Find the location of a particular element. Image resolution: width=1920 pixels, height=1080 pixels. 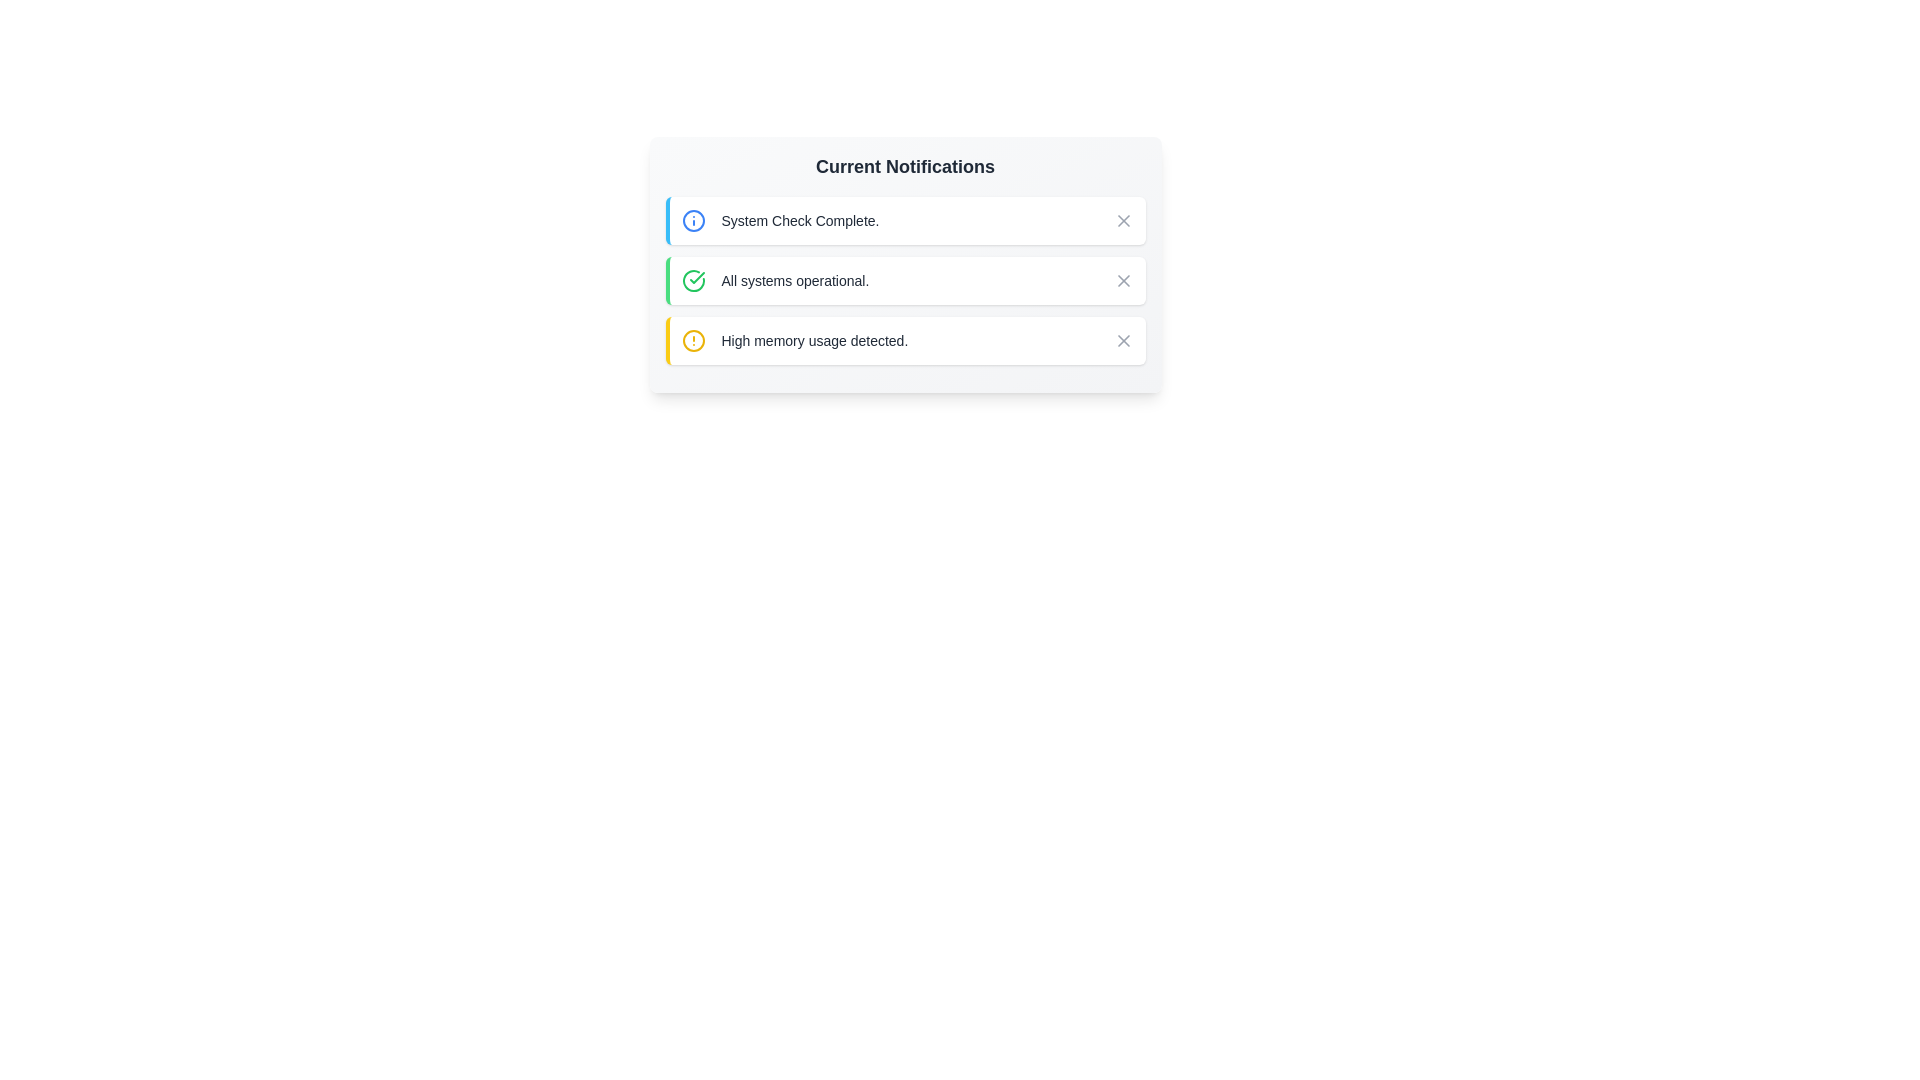

the close button of the notification with the message 'System Check Complete.' is located at coordinates (1123, 220).